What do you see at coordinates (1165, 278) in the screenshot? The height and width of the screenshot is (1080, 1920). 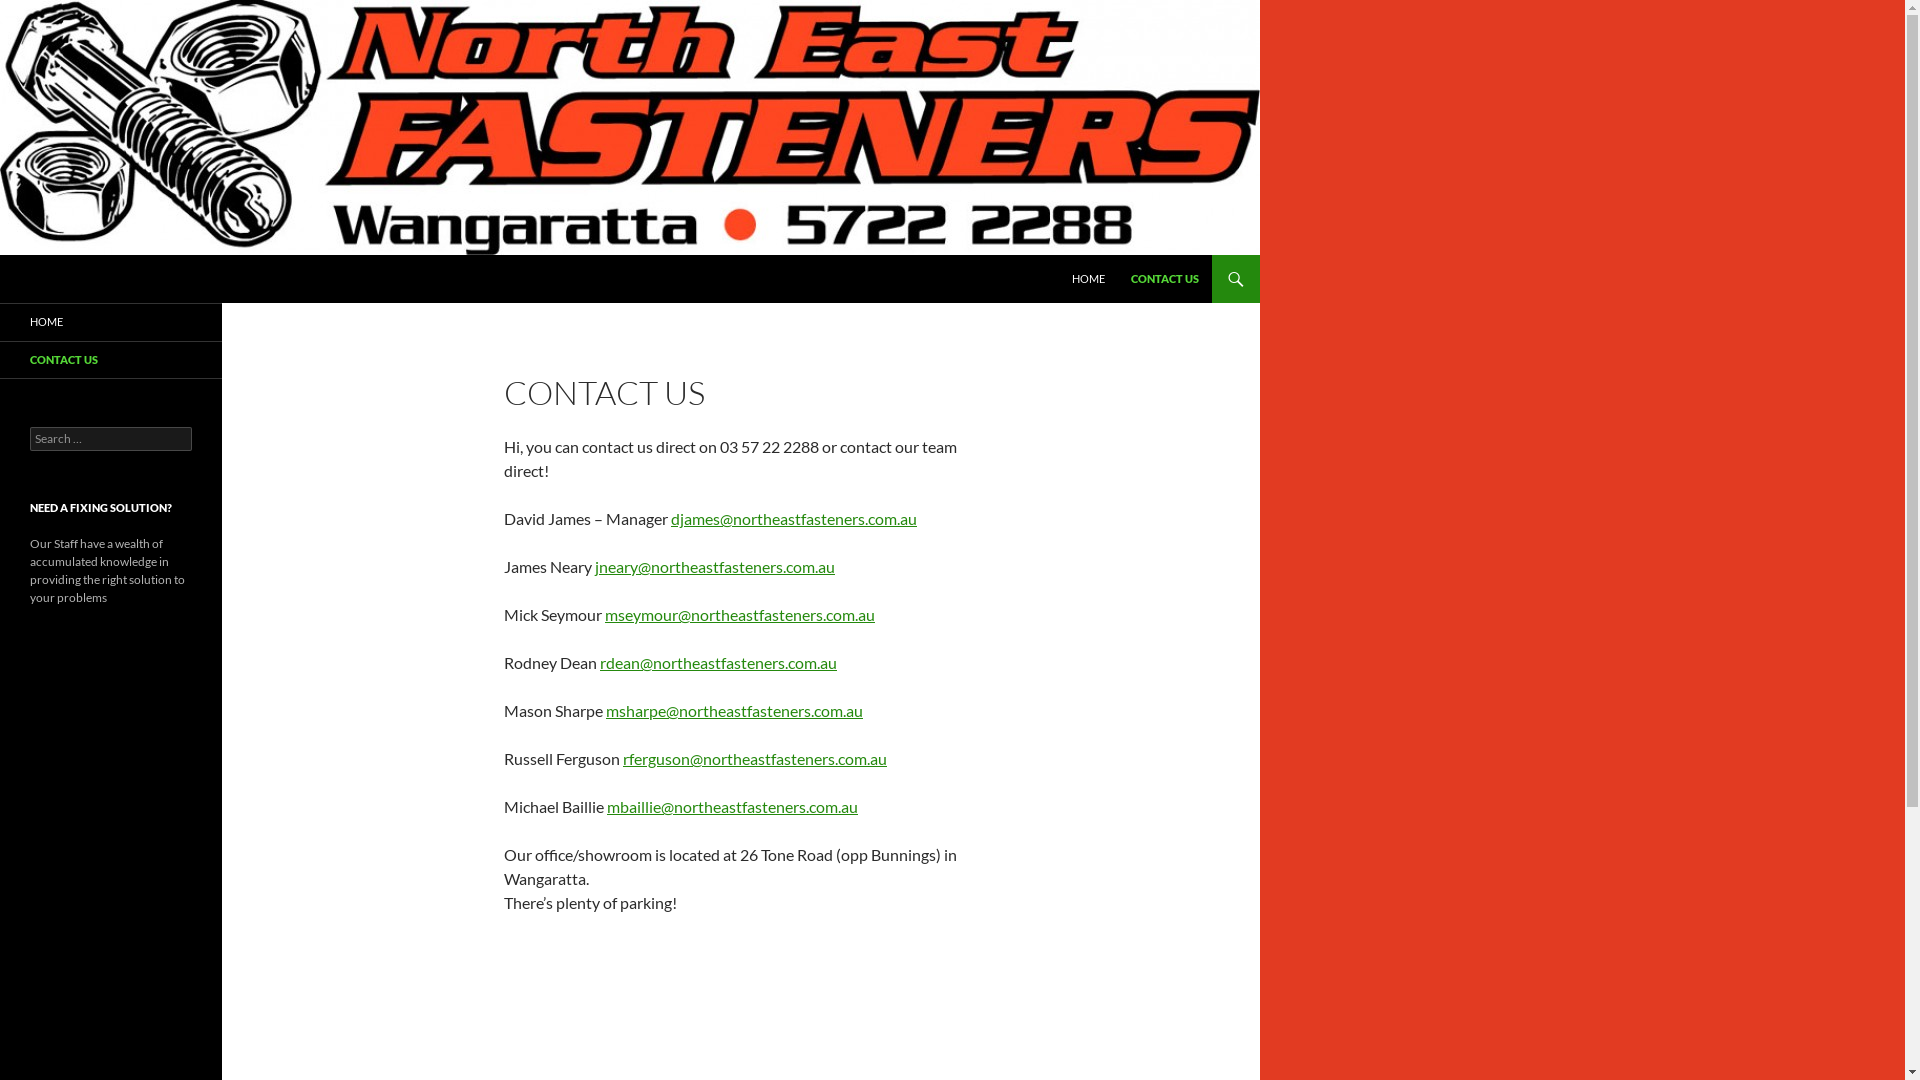 I see `'CONTACT US'` at bounding box center [1165, 278].